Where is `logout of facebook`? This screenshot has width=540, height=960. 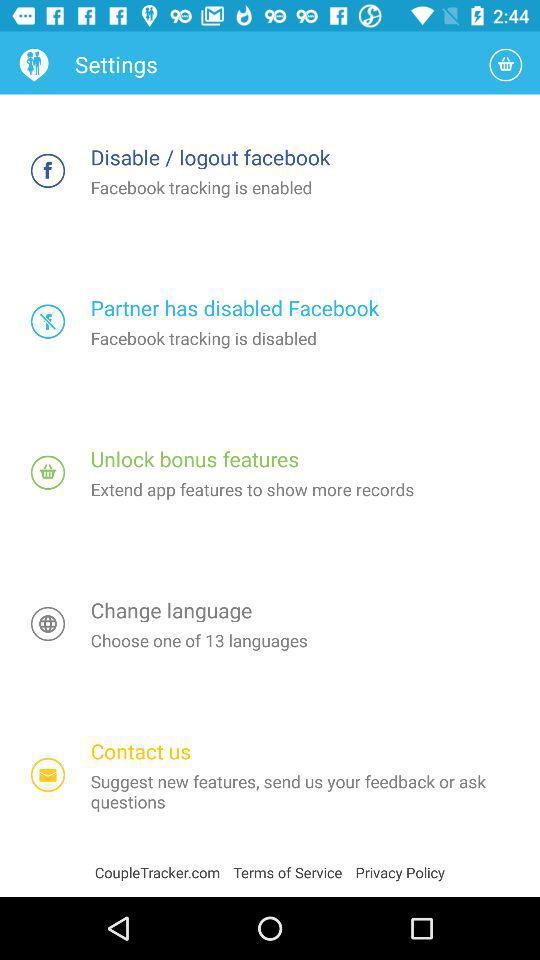 logout of facebook is located at coordinates (48, 169).